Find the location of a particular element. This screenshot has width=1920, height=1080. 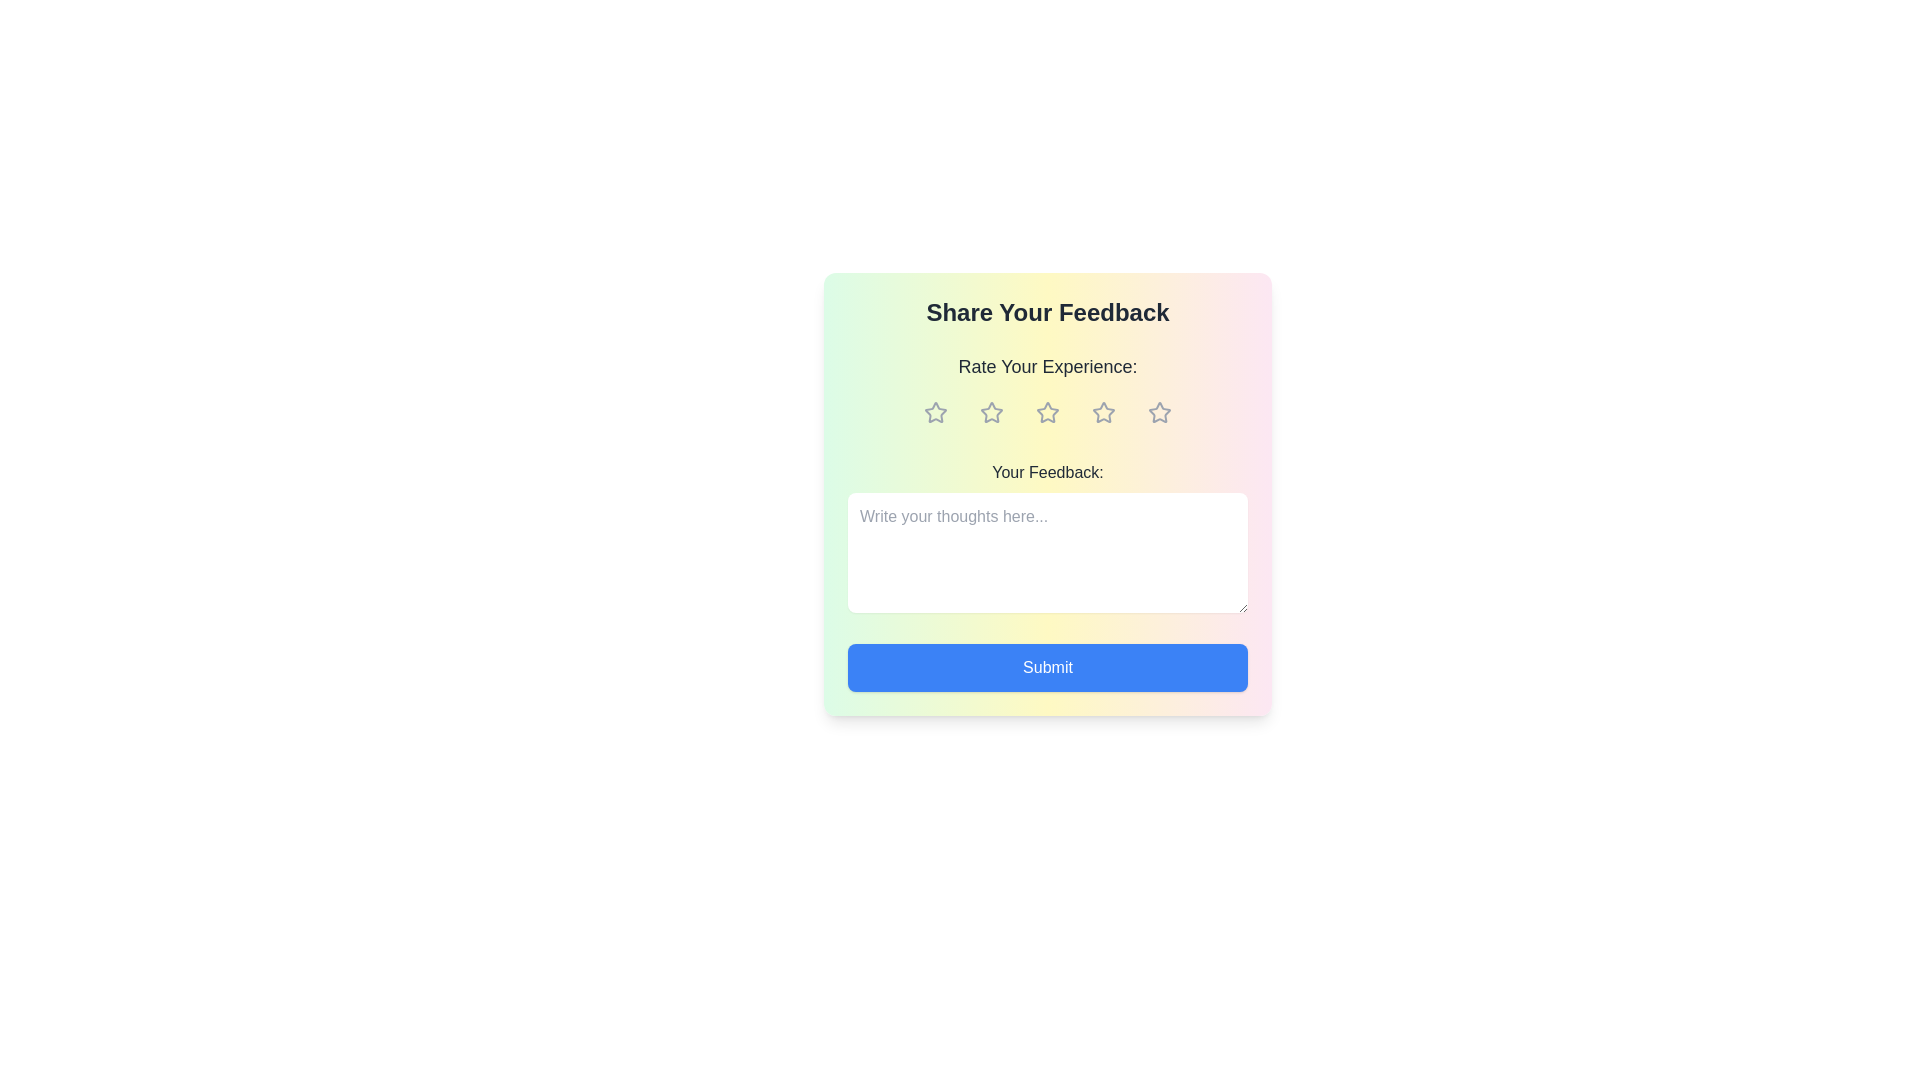

the second star icon from the left, which is a star-shaped icon with gray outlines is located at coordinates (992, 411).